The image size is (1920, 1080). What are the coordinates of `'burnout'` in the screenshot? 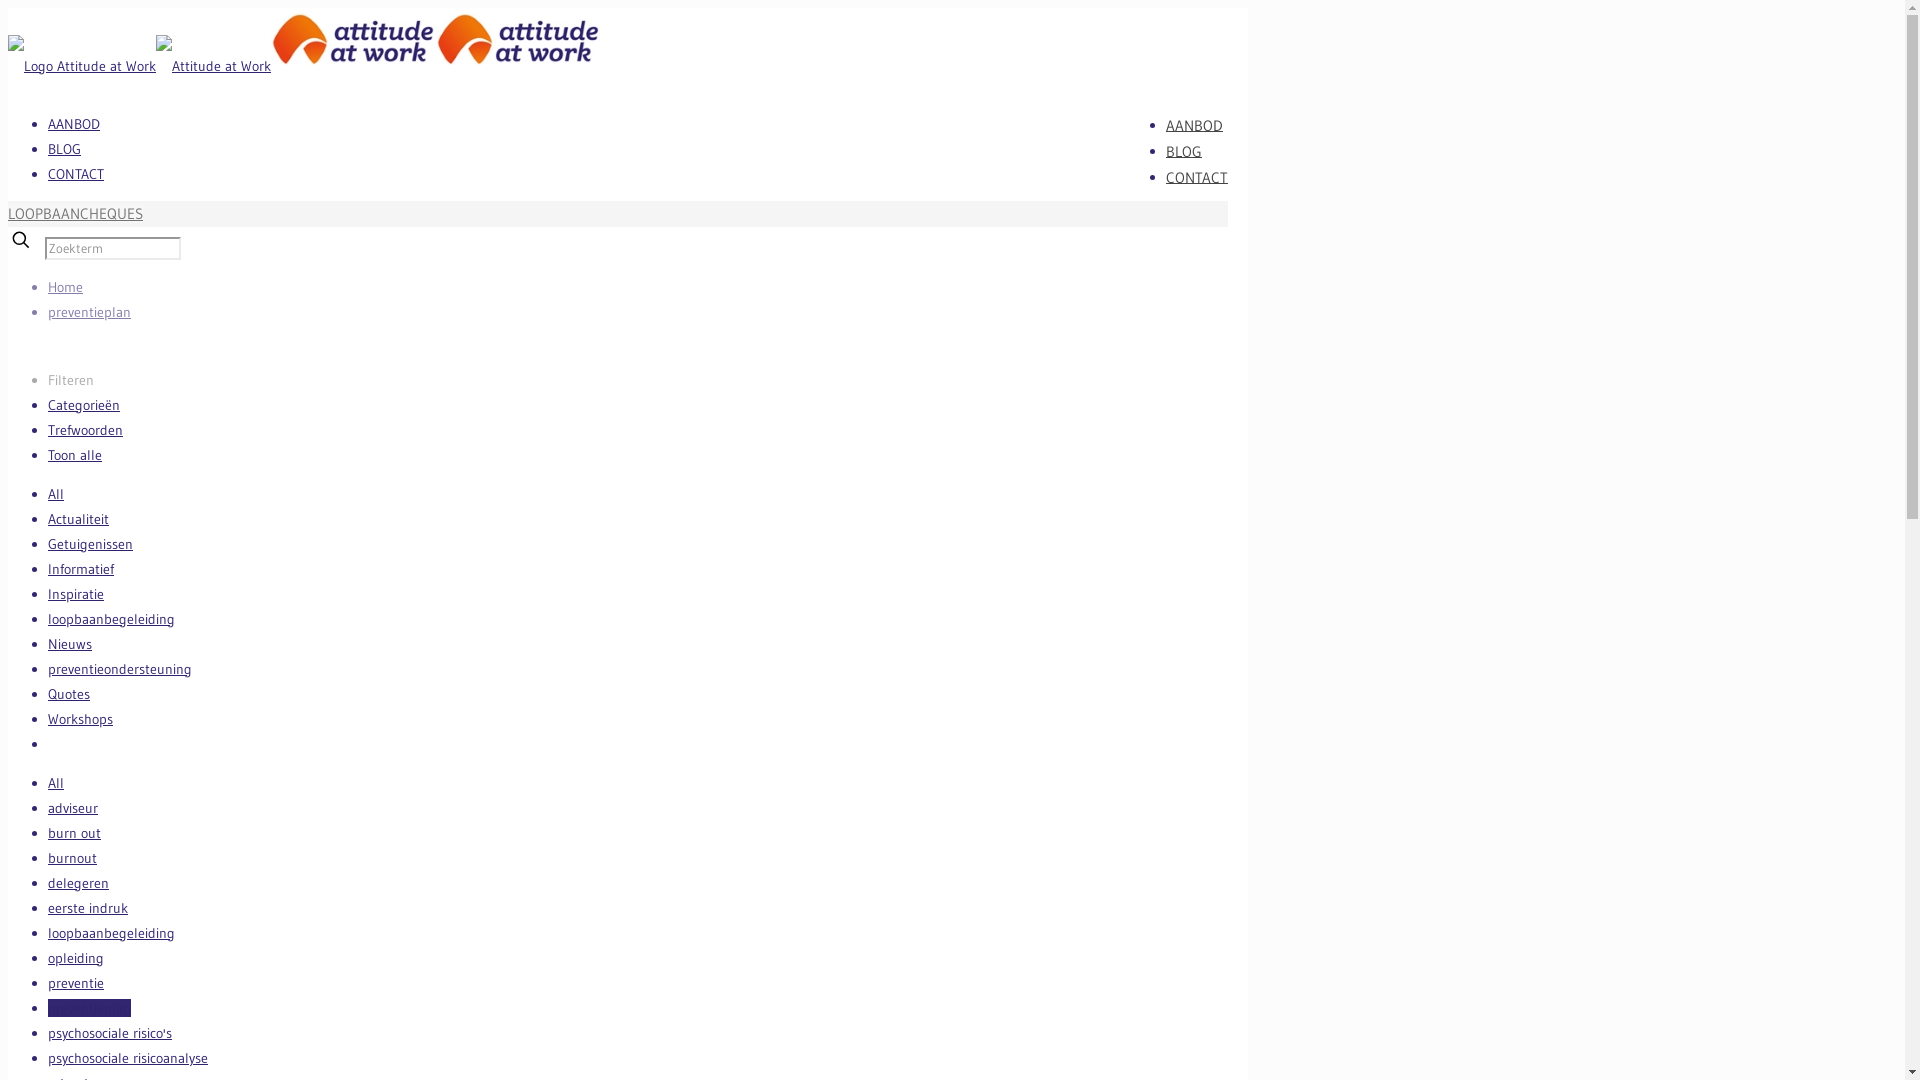 It's located at (72, 856).